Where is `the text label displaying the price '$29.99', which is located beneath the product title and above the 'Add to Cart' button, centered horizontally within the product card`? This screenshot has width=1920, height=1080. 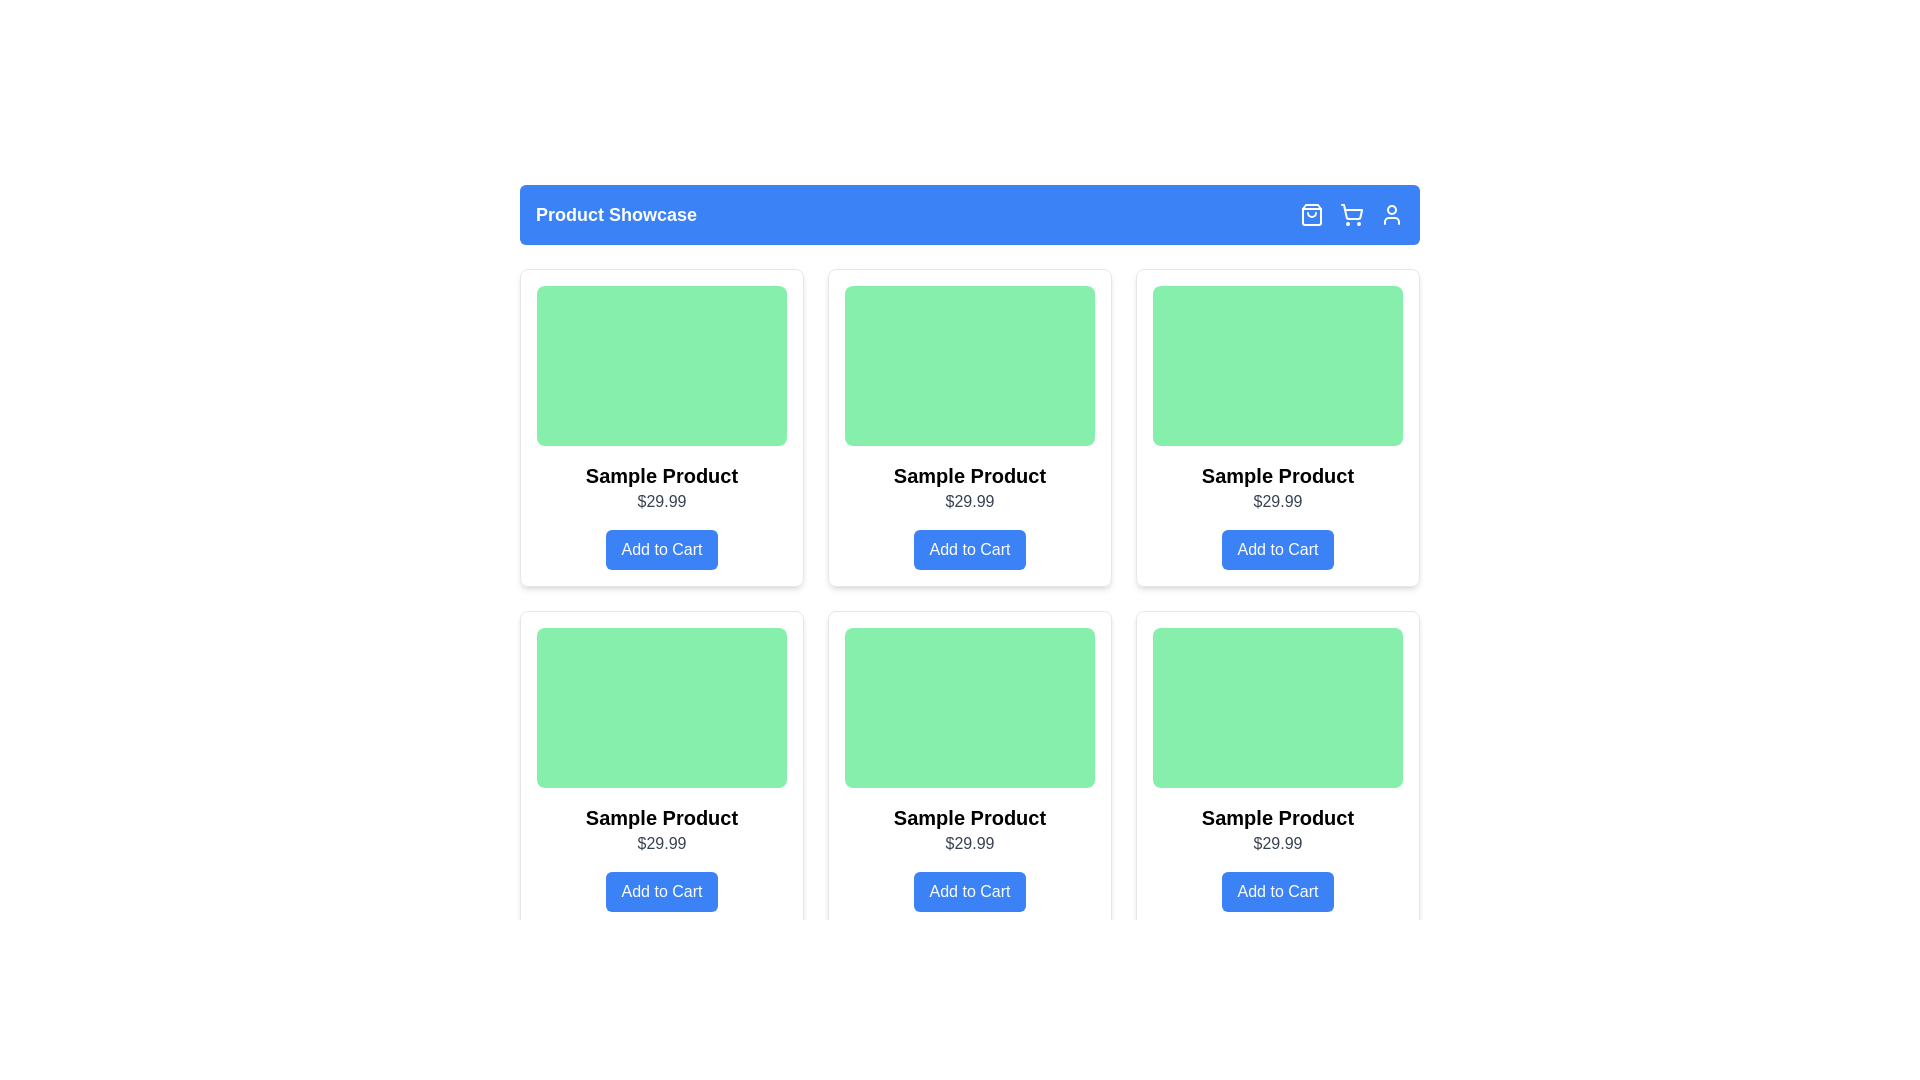
the text label displaying the price '$29.99', which is located beneath the product title and above the 'Add to Cart' button, centered horizontally within the product card is located at coordinates (662, 844).